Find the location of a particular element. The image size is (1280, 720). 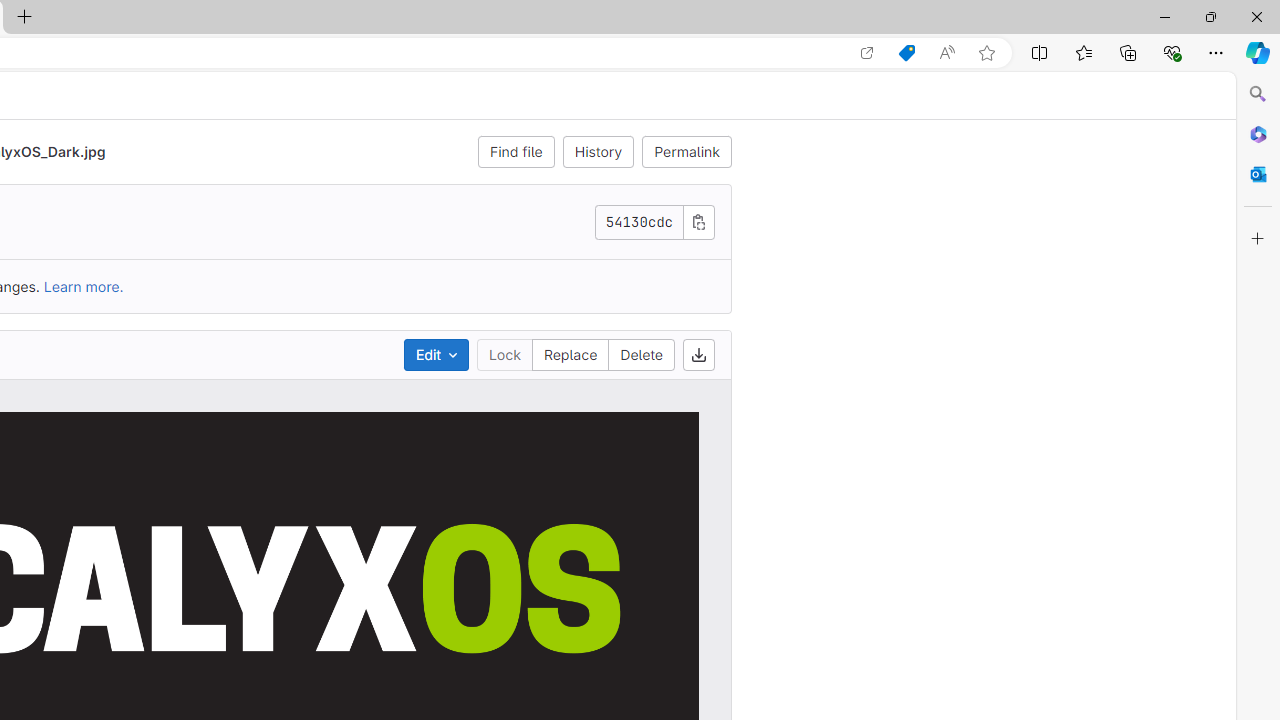

'Edit' is located at coordinates (434, 353).